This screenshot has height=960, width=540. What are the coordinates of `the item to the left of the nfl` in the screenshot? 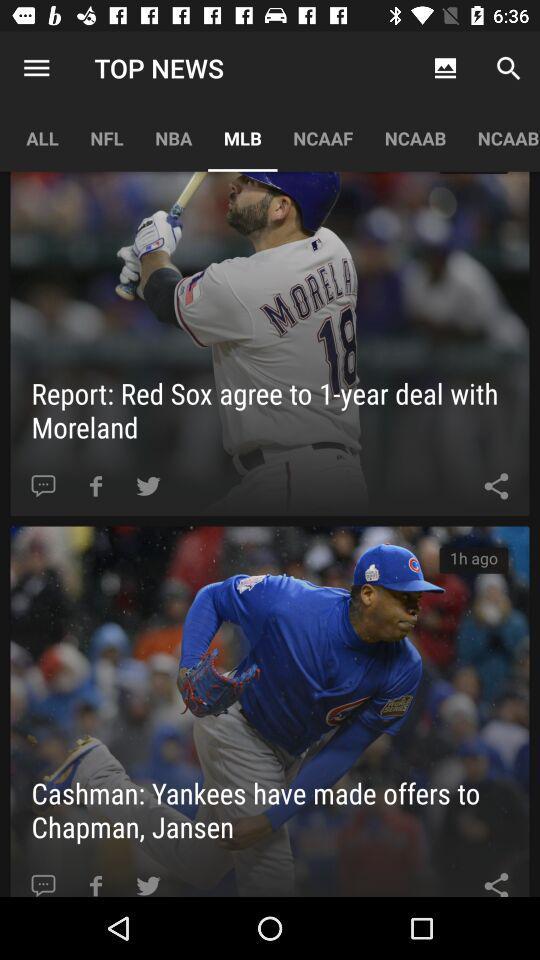 It's located at (36, 68).